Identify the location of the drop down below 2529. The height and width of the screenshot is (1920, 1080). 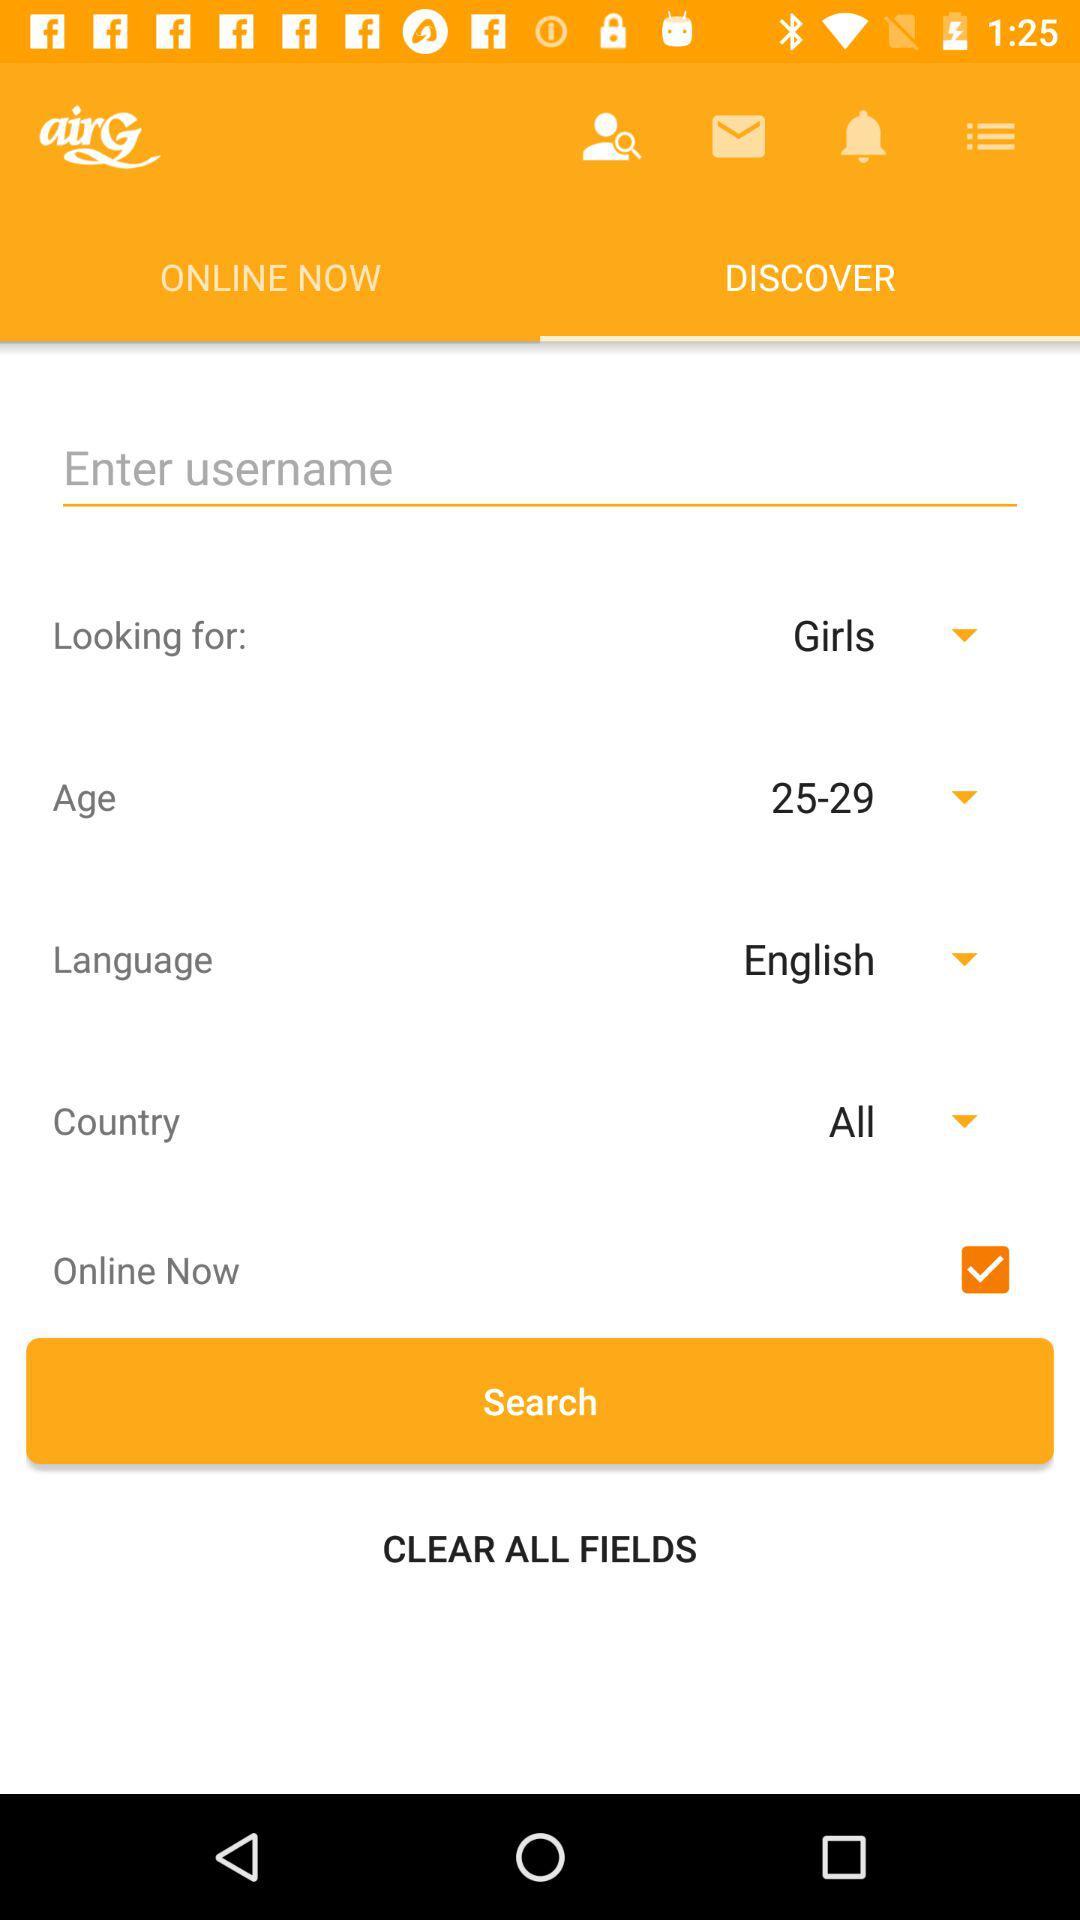
(759, 957).